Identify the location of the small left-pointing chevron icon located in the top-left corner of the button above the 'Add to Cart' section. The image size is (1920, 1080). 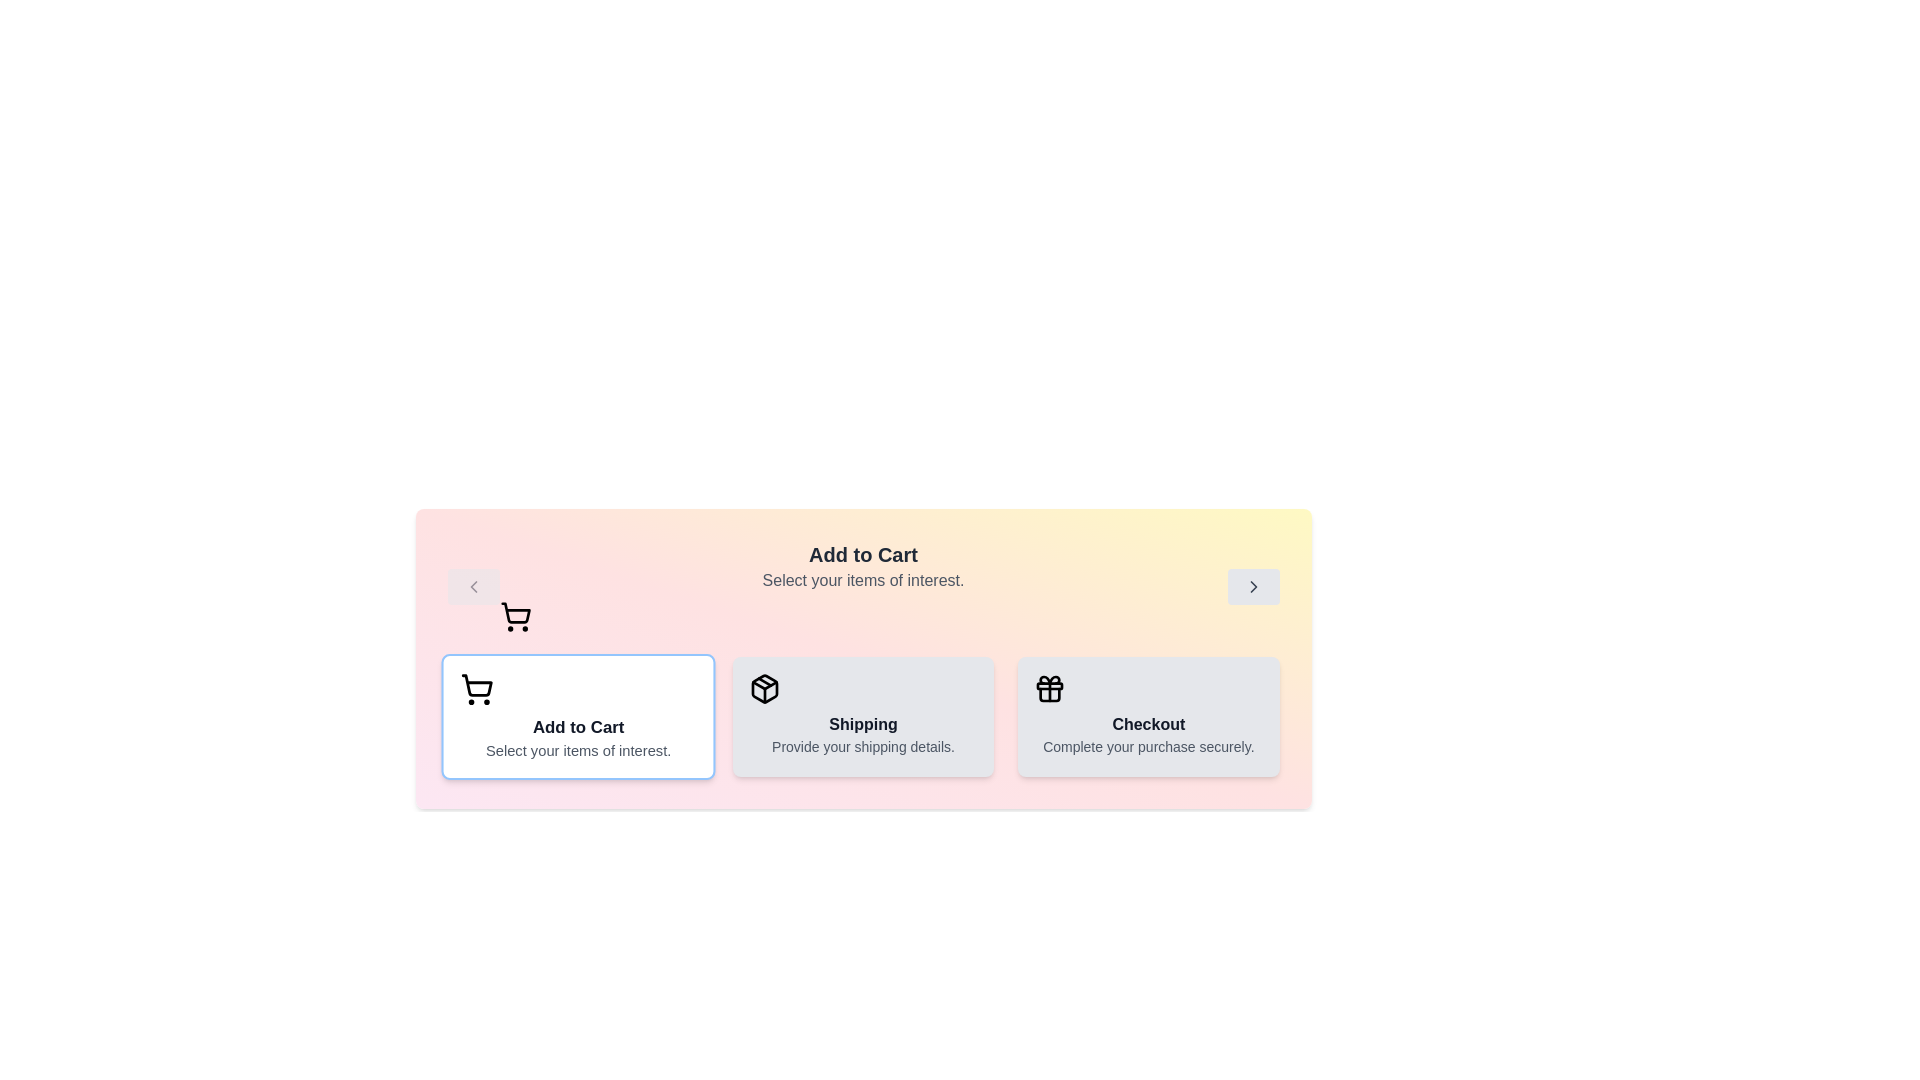
(472, 585).